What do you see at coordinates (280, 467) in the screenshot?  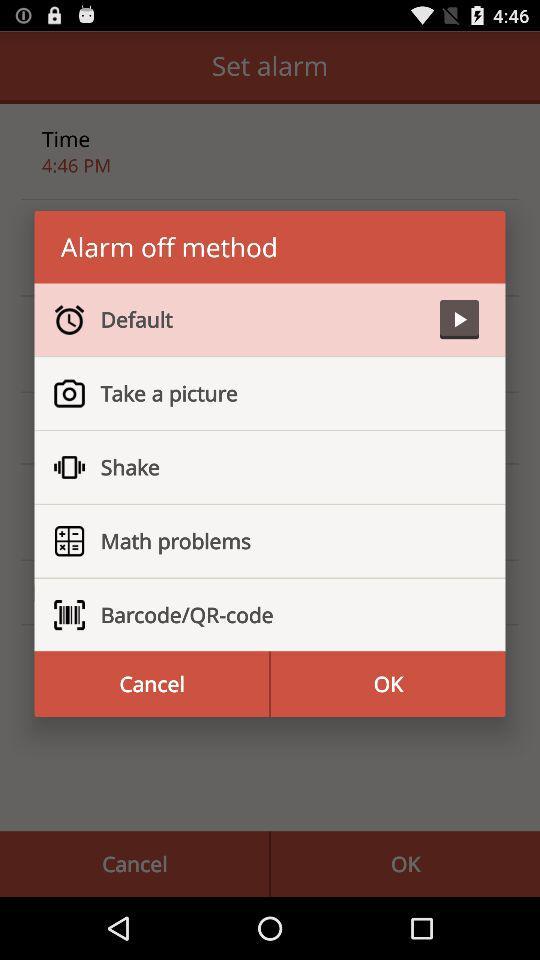 I see `shake item` at bounding box center [280, 467].